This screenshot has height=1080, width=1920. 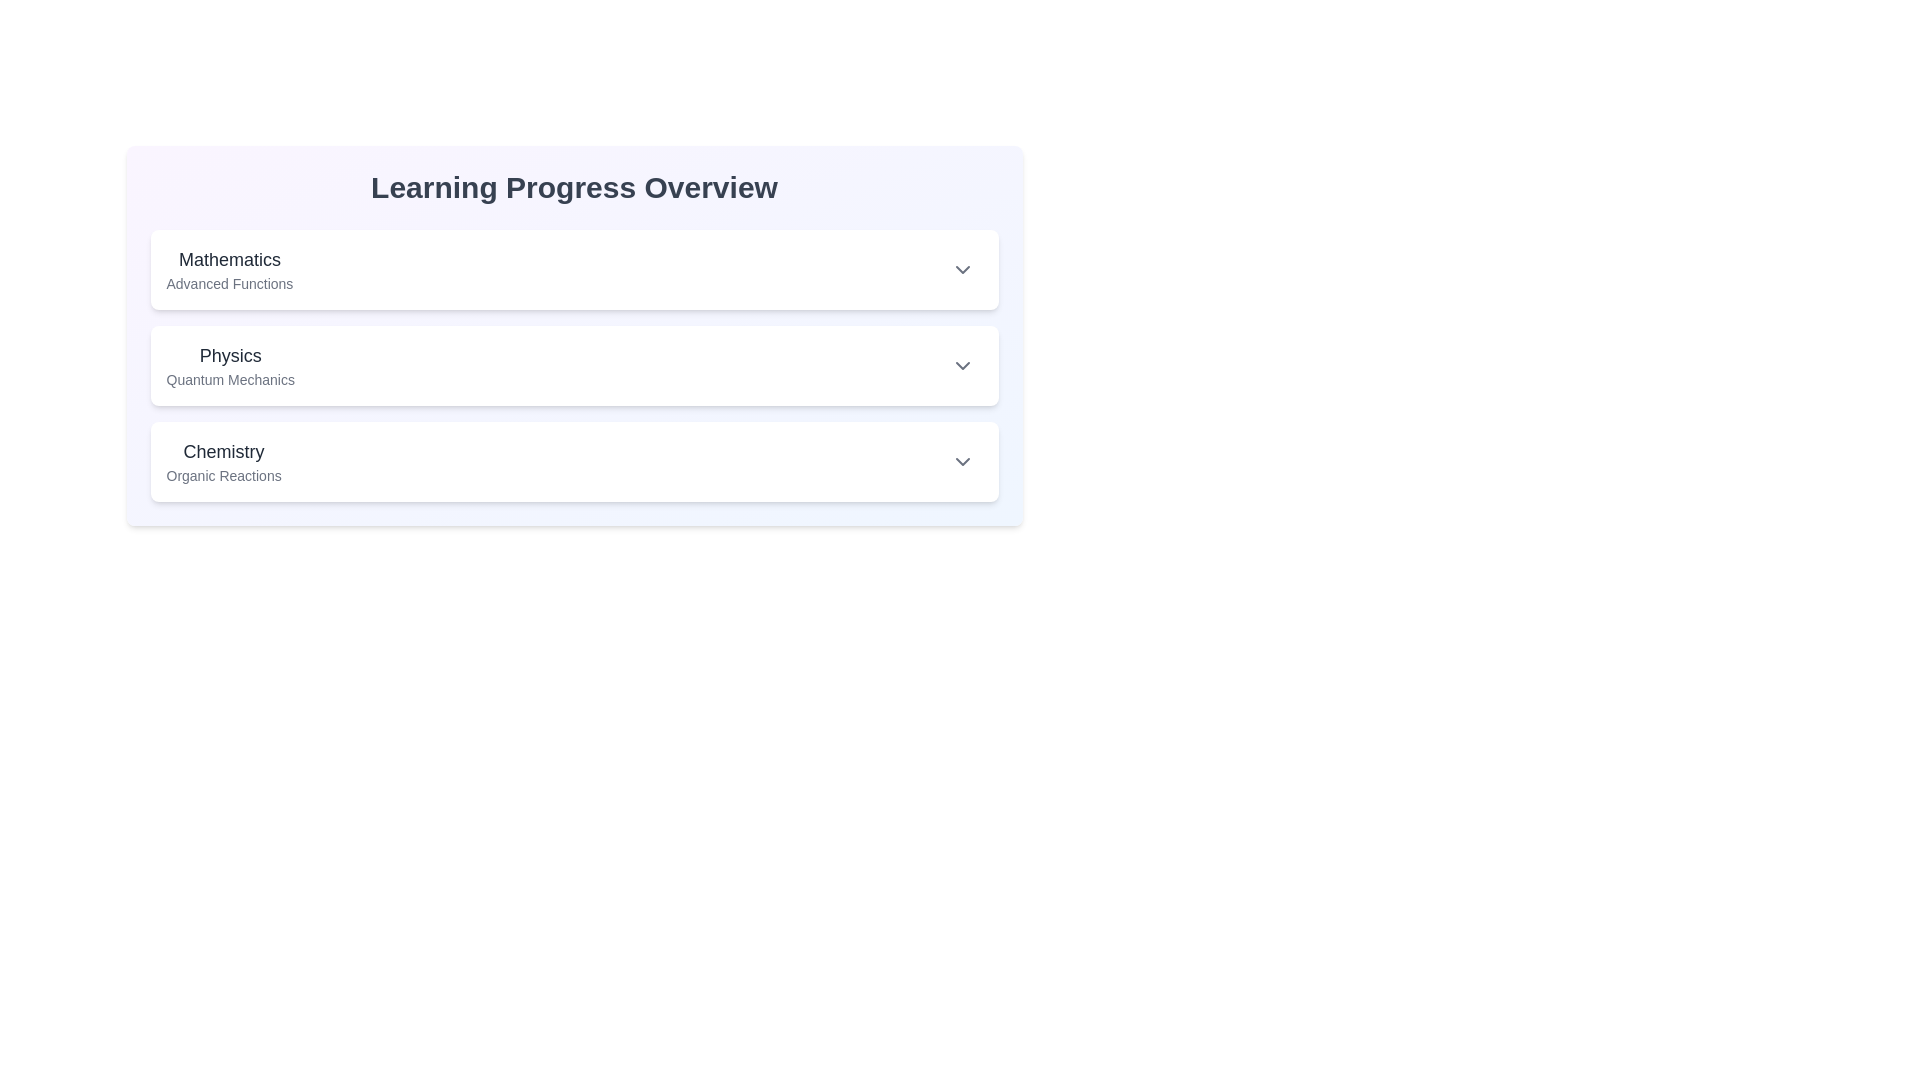 I want to click on the 'Physics' subject card displaying 'Quantum Mechanics' in the Learning Progress Overview section, so click(x=573, y=334).